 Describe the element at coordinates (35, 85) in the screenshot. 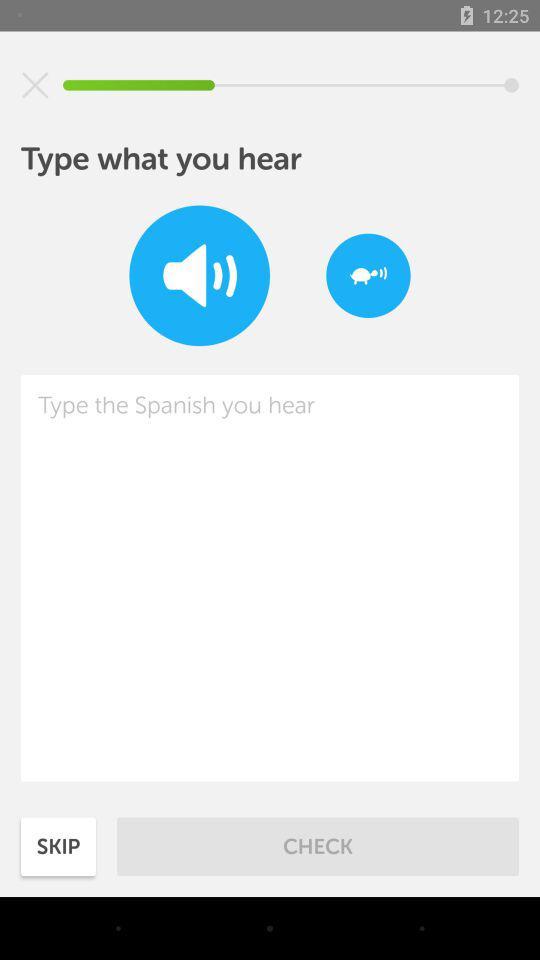

I see `item above the type what you` at that location.